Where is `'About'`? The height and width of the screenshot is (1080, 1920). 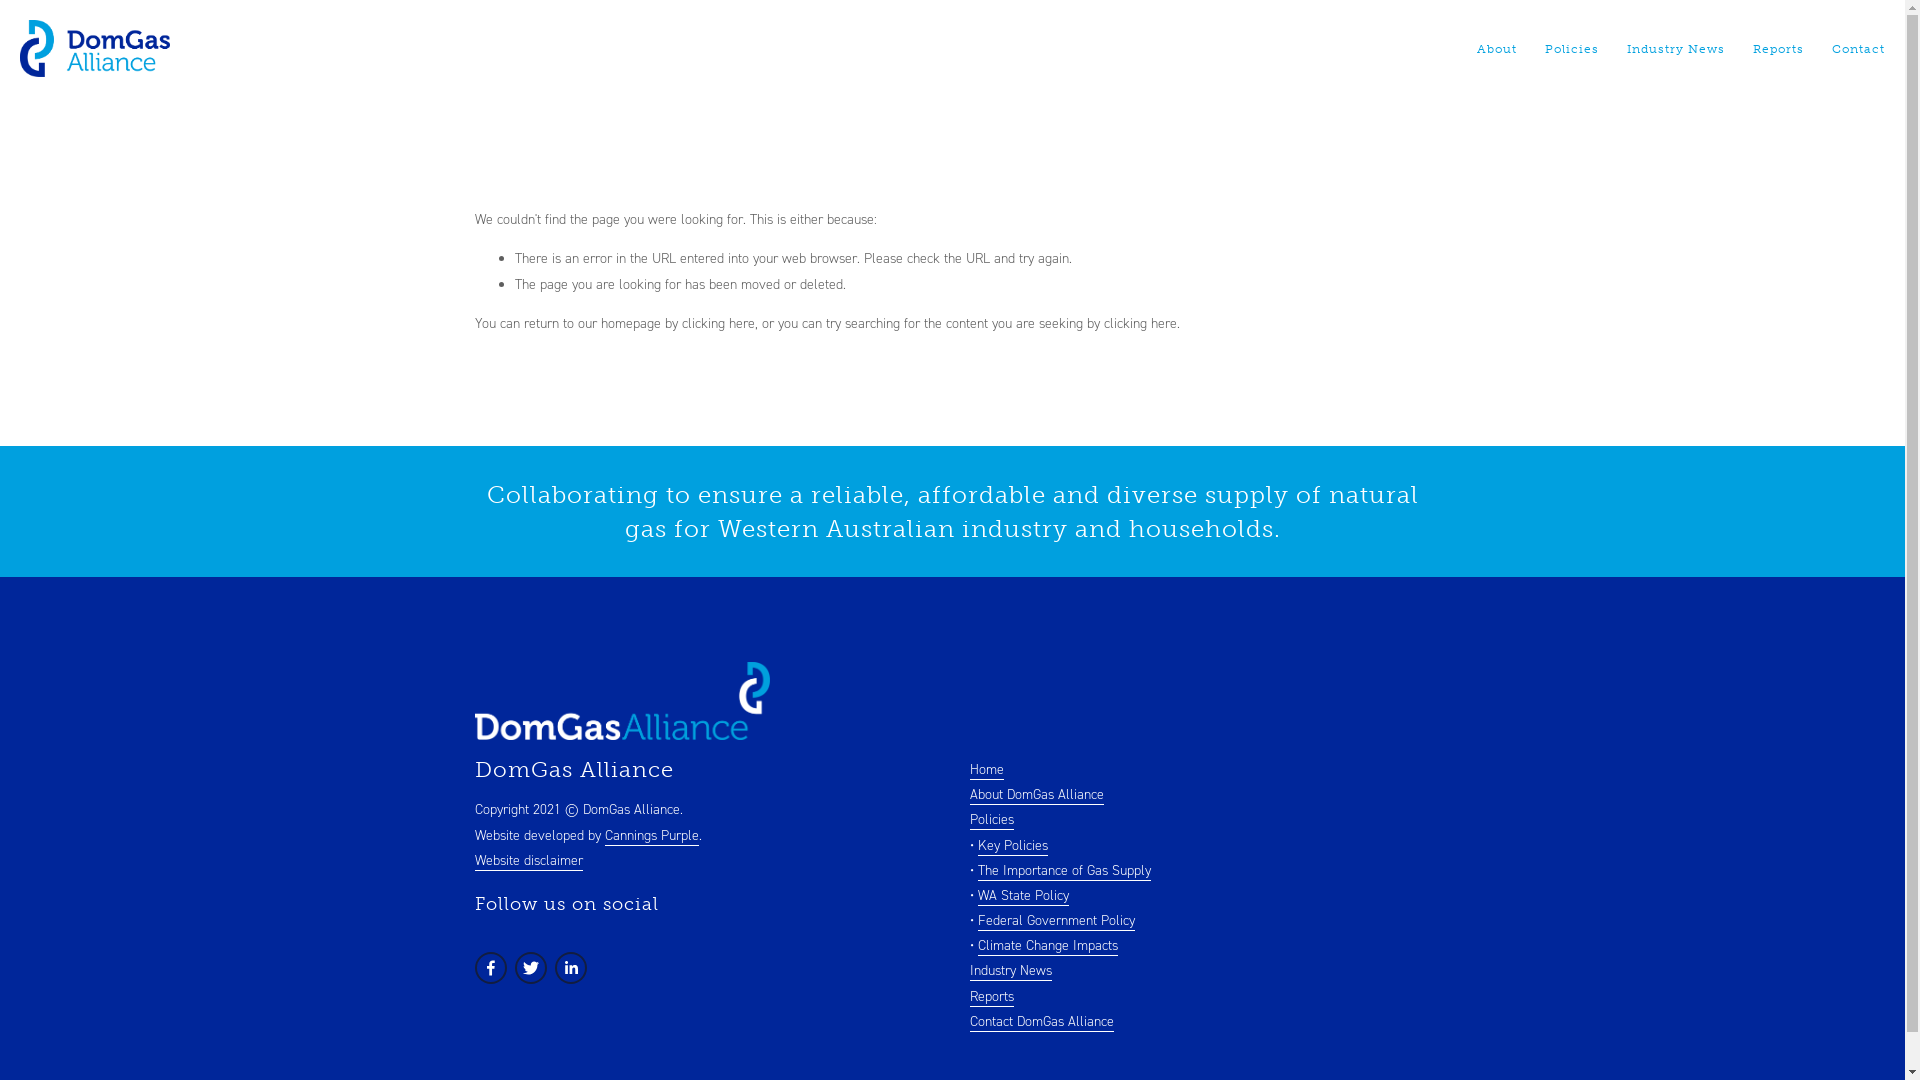 'About' is located at coordinates (1497, 48).